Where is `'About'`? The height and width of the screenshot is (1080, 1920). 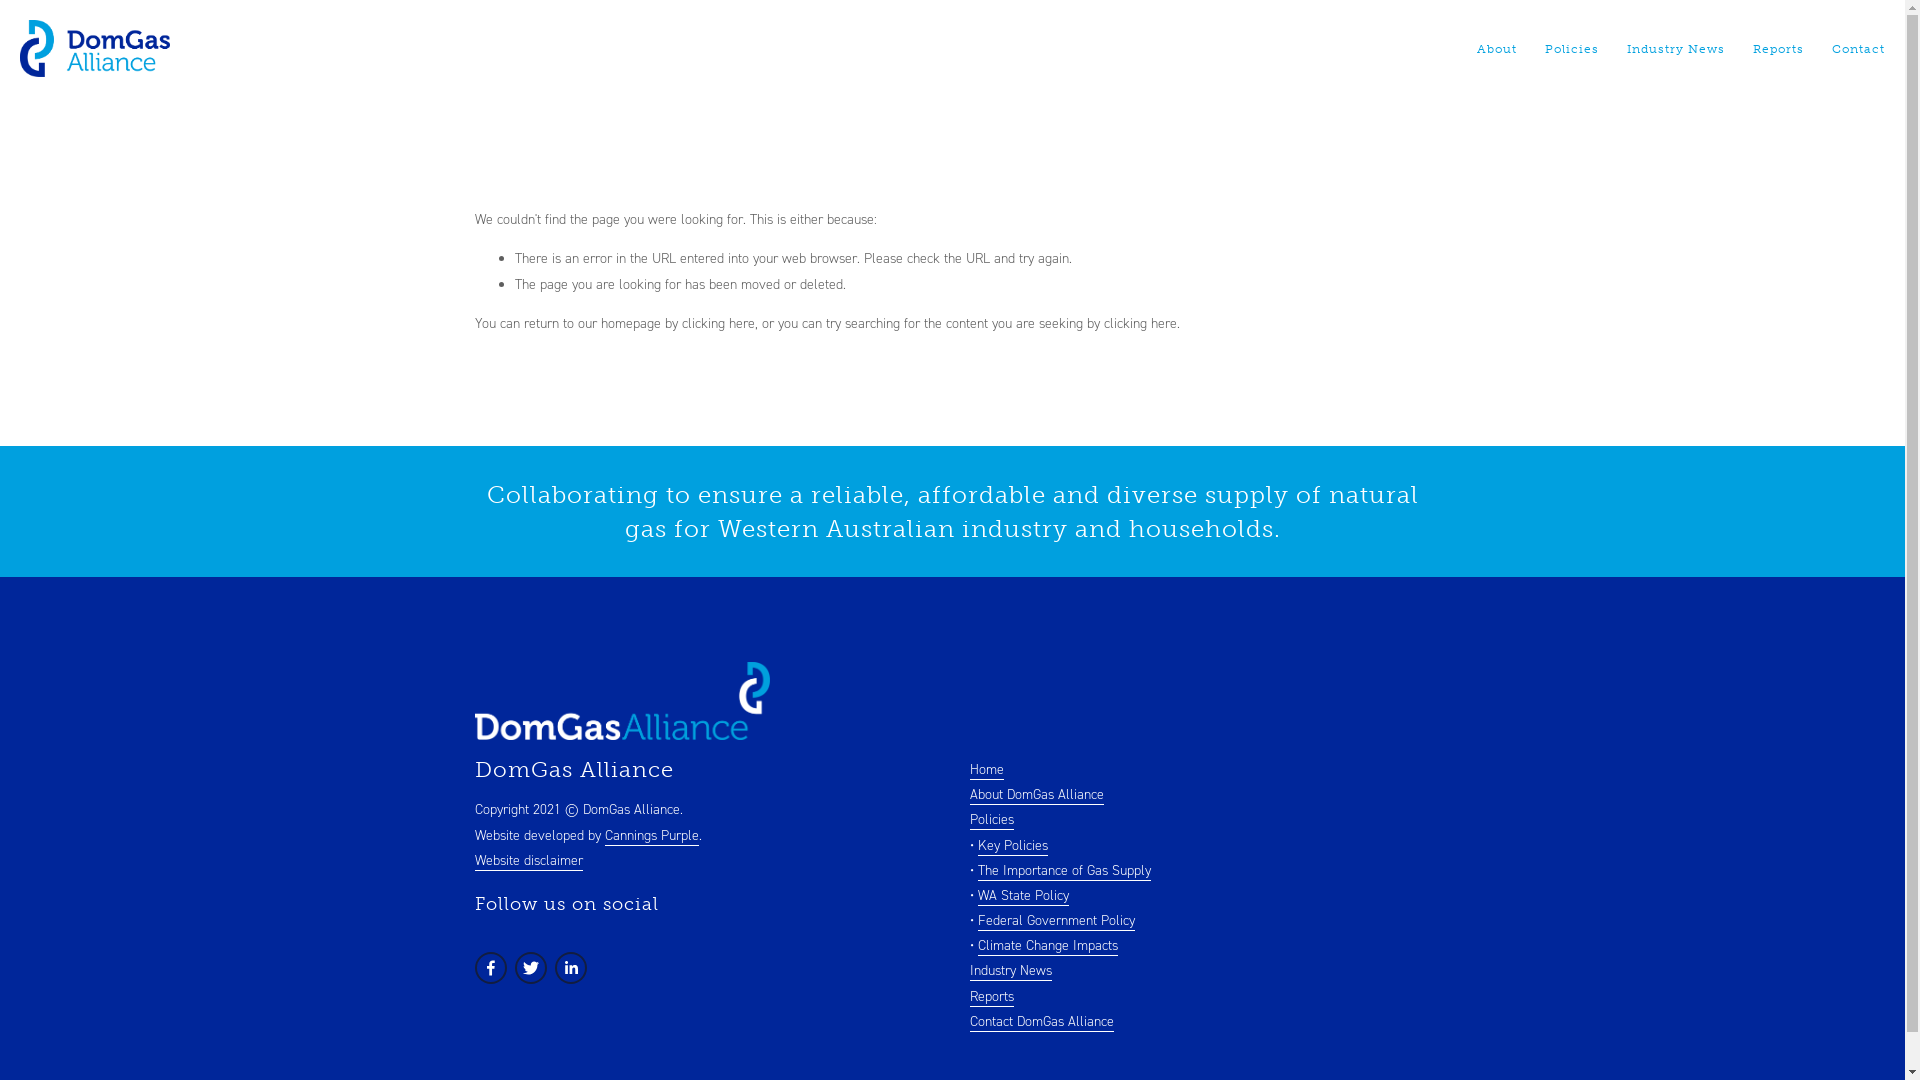 'About' is located at coordinates (1497, 48).